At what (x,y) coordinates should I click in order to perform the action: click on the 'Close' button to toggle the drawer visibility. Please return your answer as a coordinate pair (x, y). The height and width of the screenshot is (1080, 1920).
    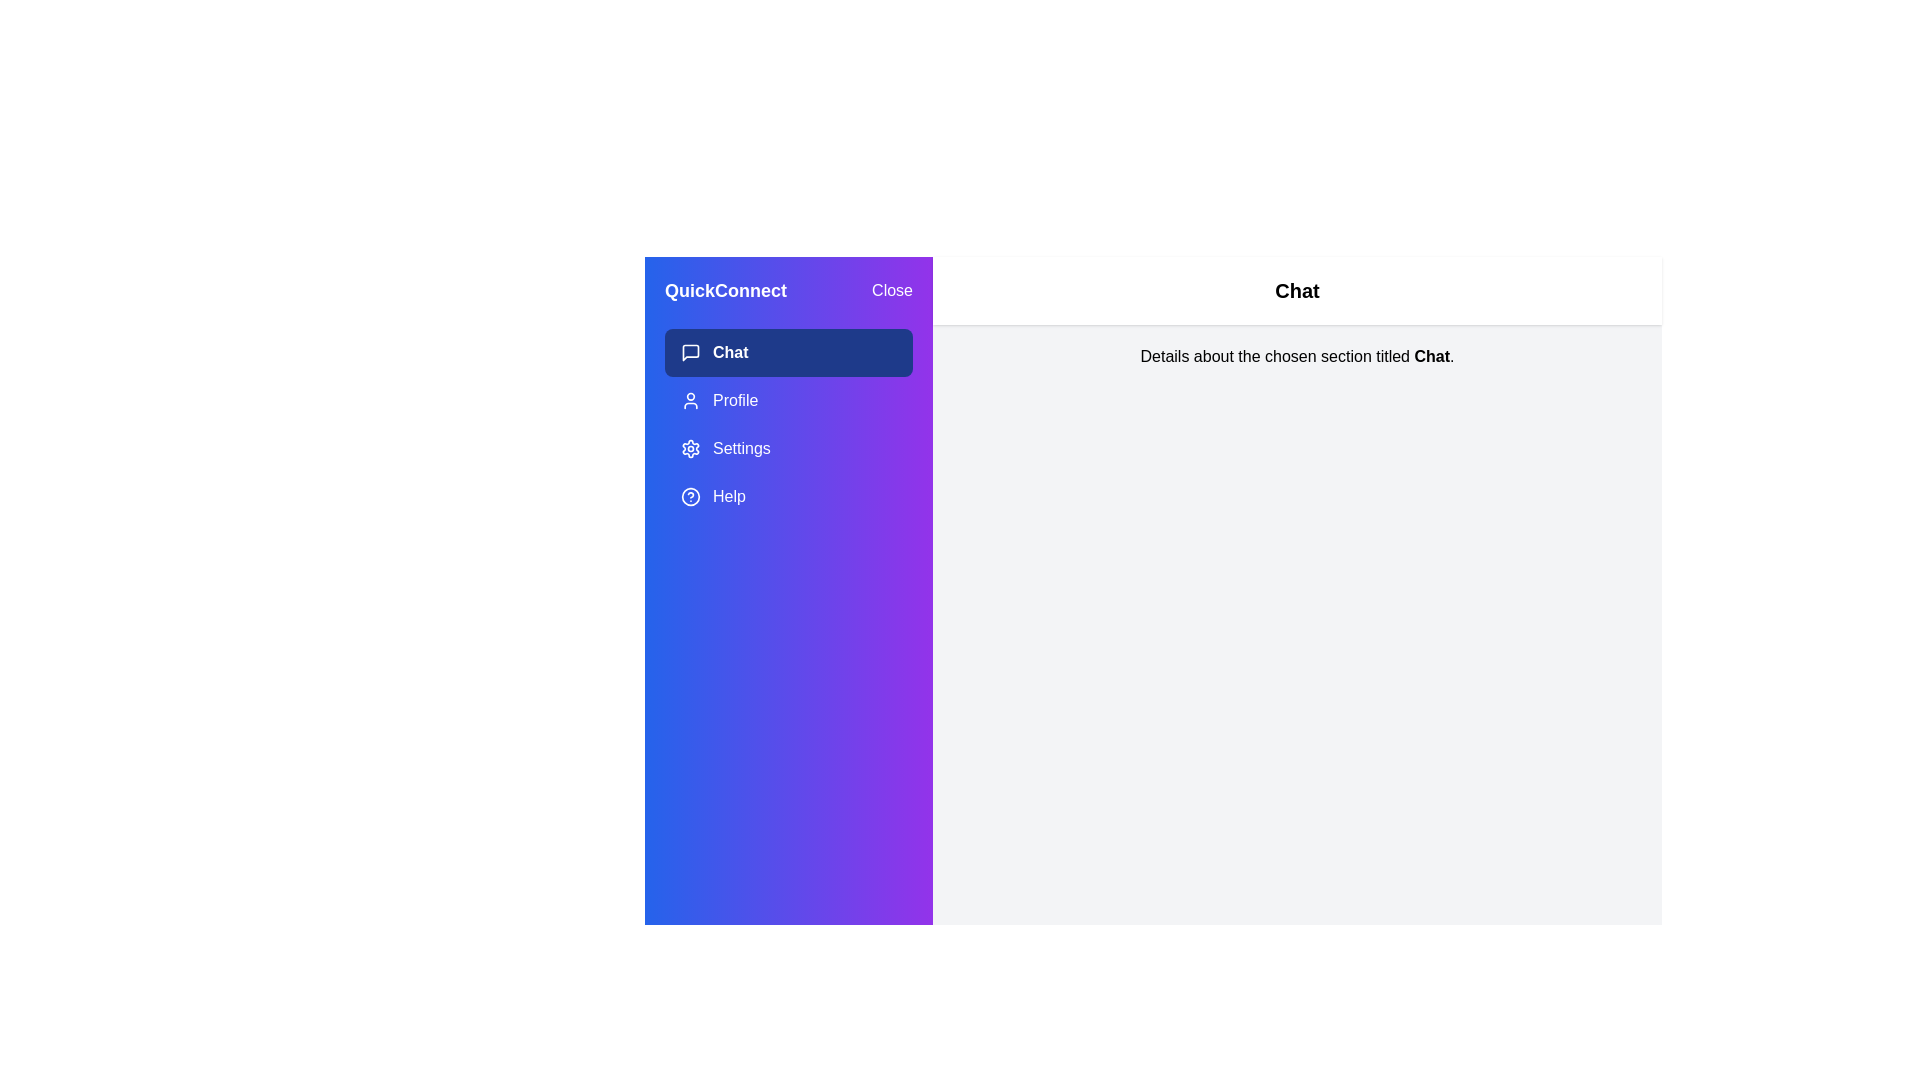
    Looking at the image, I should click on (891, 290).